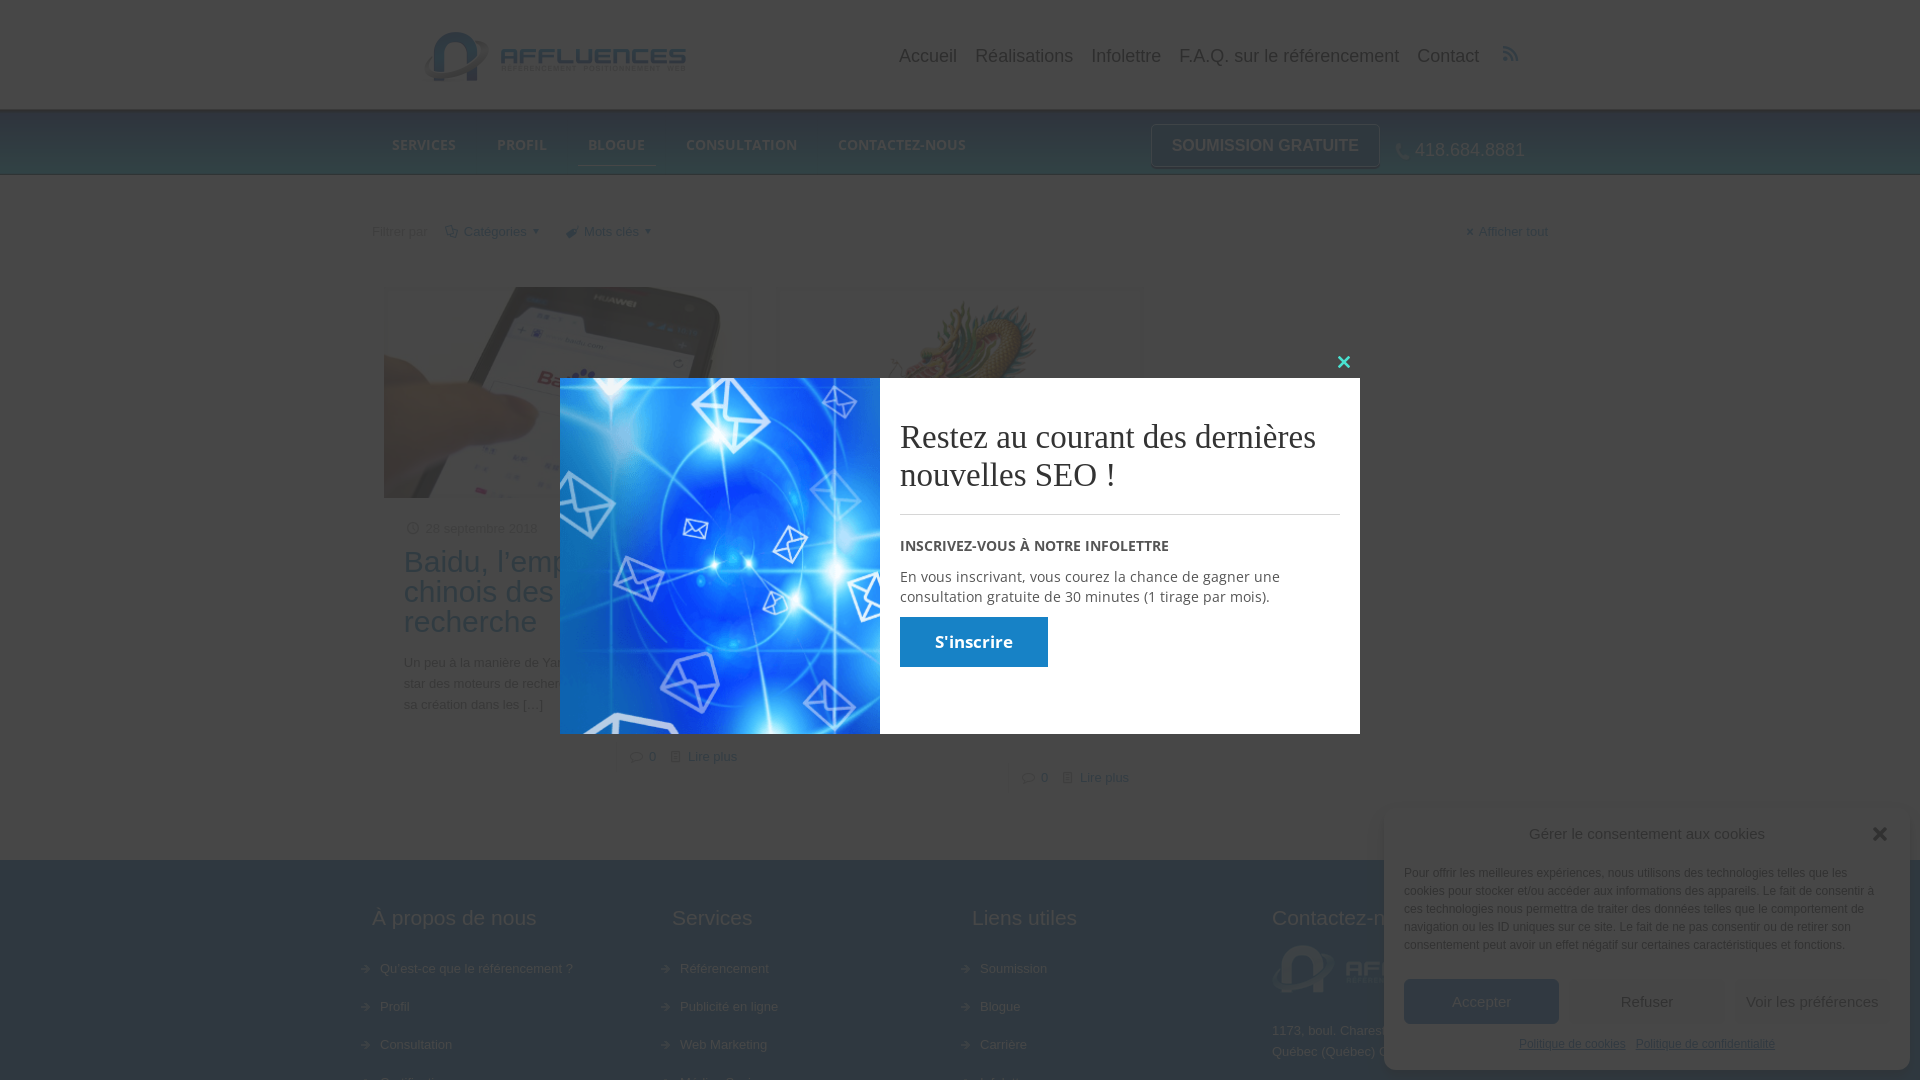 Image resolution: width=1920 pixels, height=1080 pixels. I want to click on 'SOUMISSION GRATUITE', so click(1264, 144).